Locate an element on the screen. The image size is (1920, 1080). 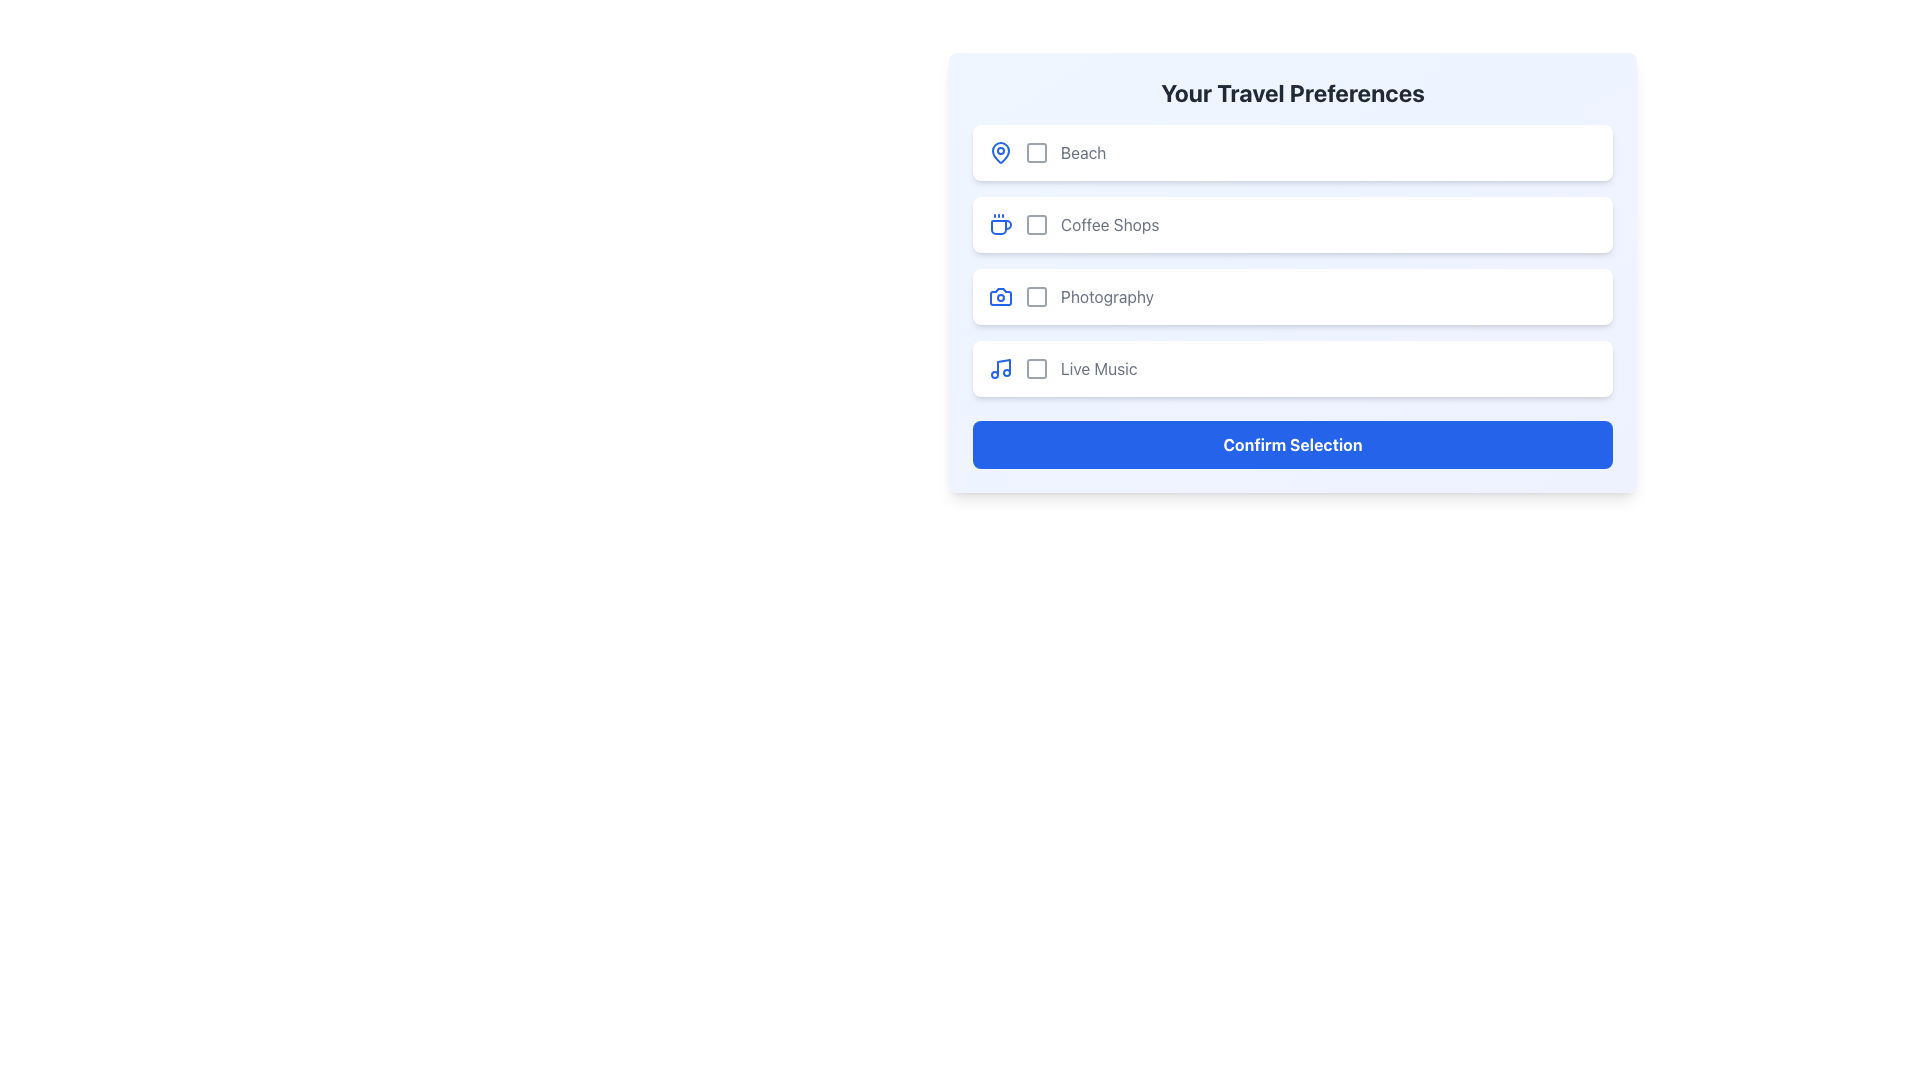
'Live Music' icon, which is the fourth option in the vertical list of preferences, to examine its styling is located at coordinates (1036, 369).